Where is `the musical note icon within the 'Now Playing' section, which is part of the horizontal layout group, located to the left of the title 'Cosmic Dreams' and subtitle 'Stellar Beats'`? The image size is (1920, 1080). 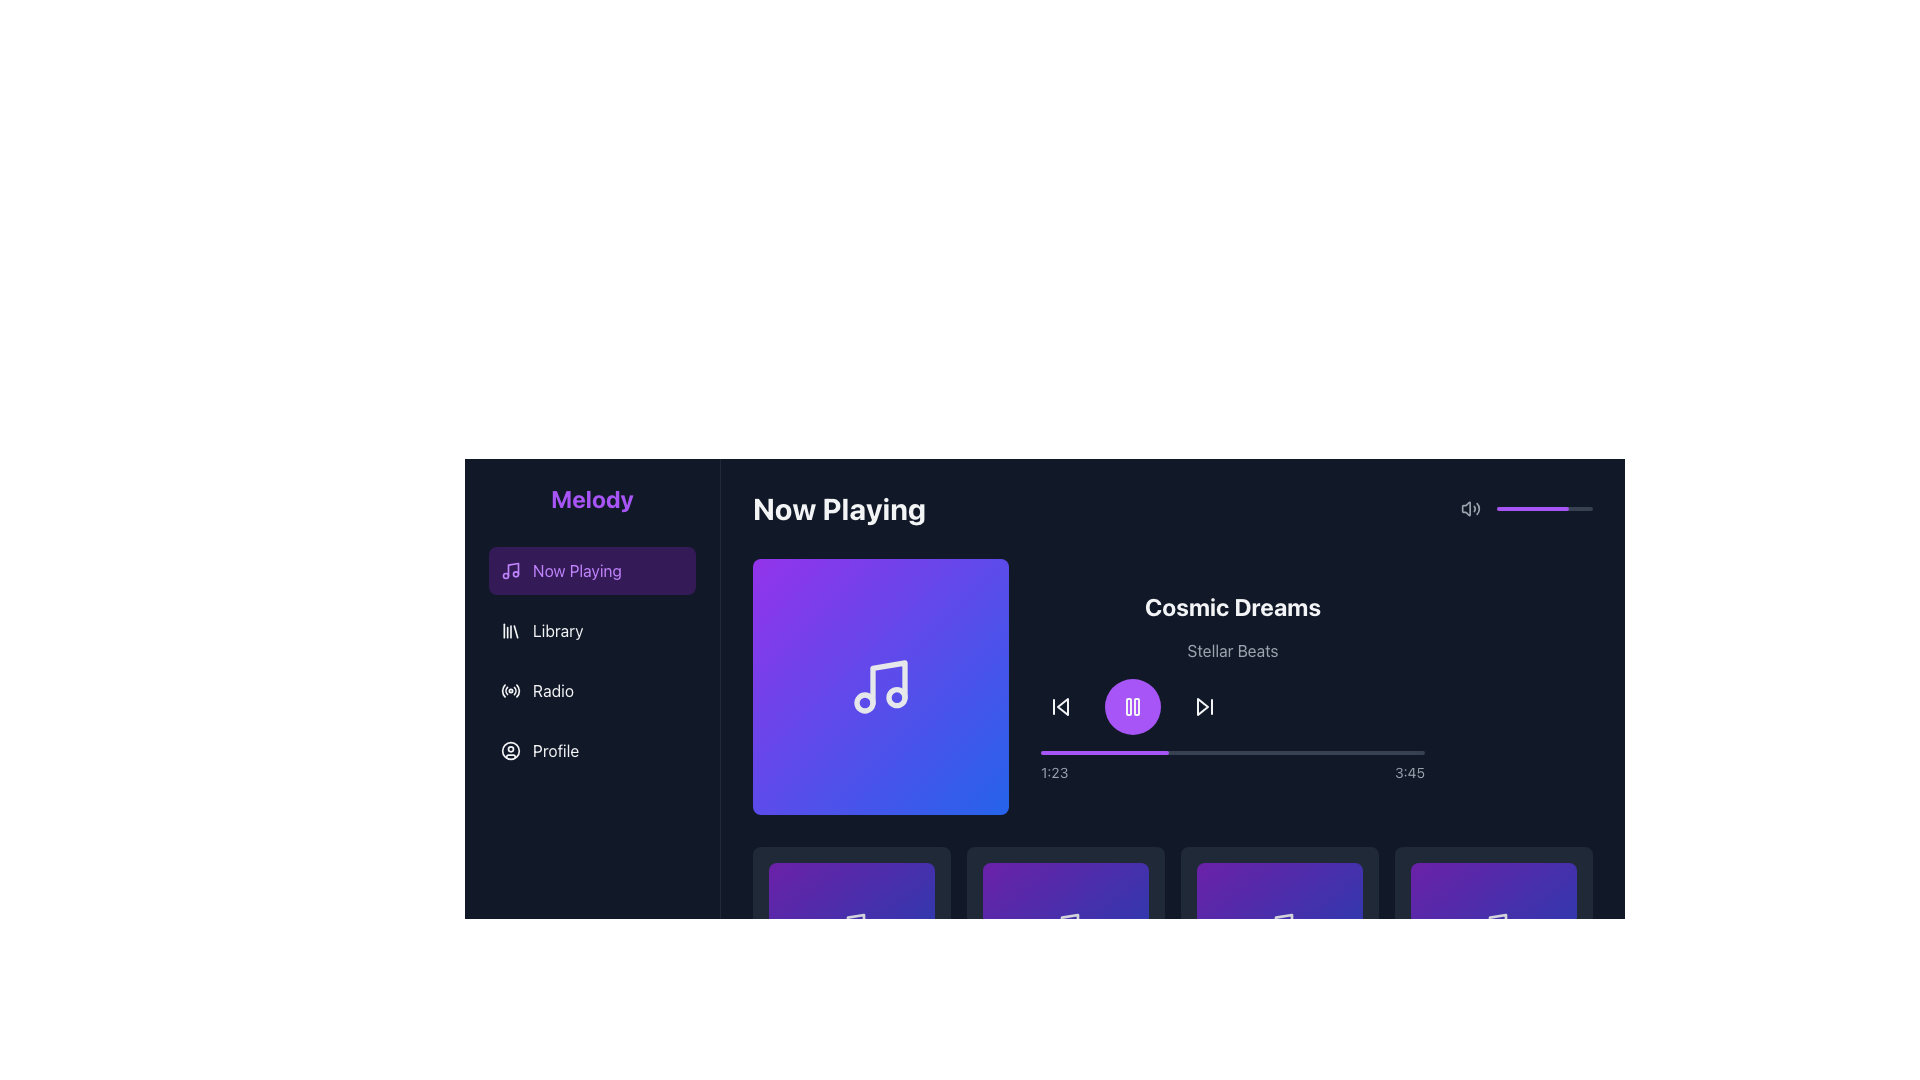
the musical note icon within the 'Now Playing' section, which is part of the horizontal layout group, located to the left of the title 'Cosmic Dreams' and subtitle 'Stellar Beats' is located at coordinates (880, 685).